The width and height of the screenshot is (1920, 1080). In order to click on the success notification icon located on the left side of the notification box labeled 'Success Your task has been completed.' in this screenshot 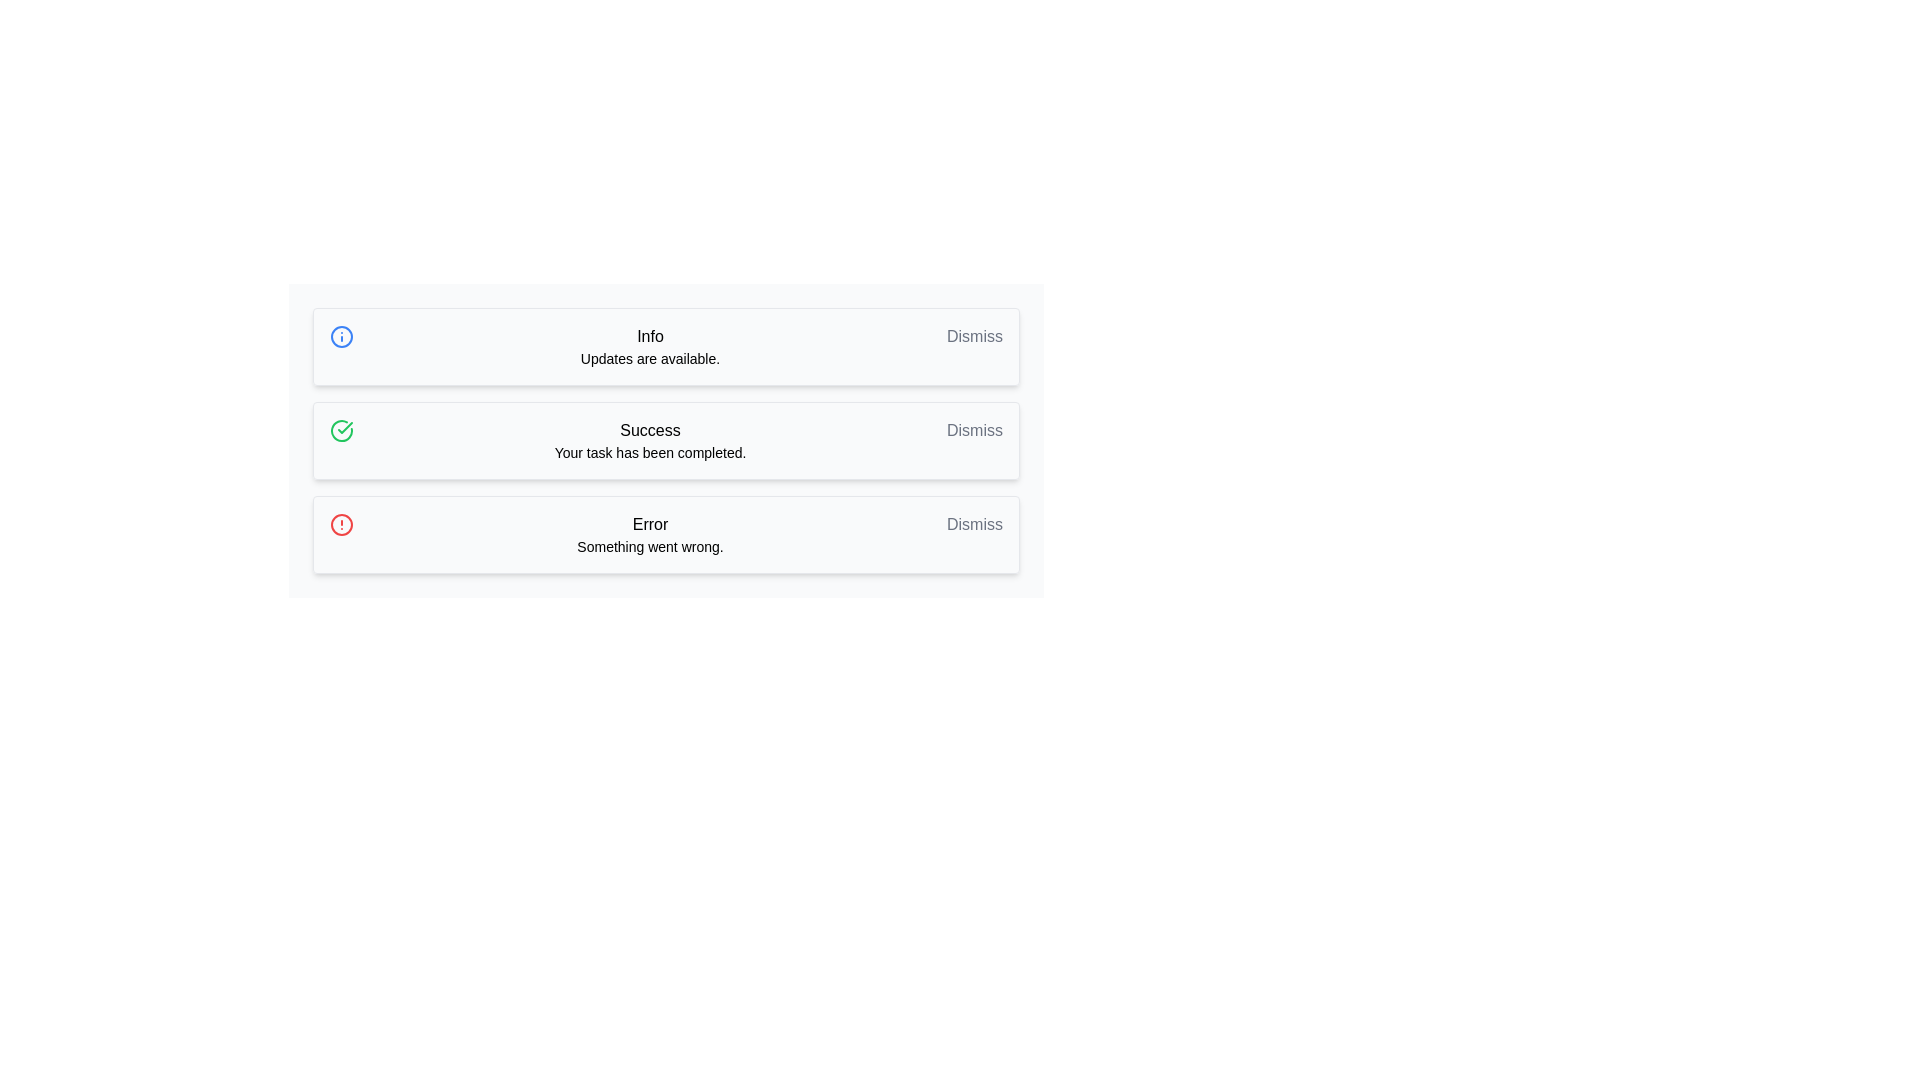, I will do `click(341, 430)`.